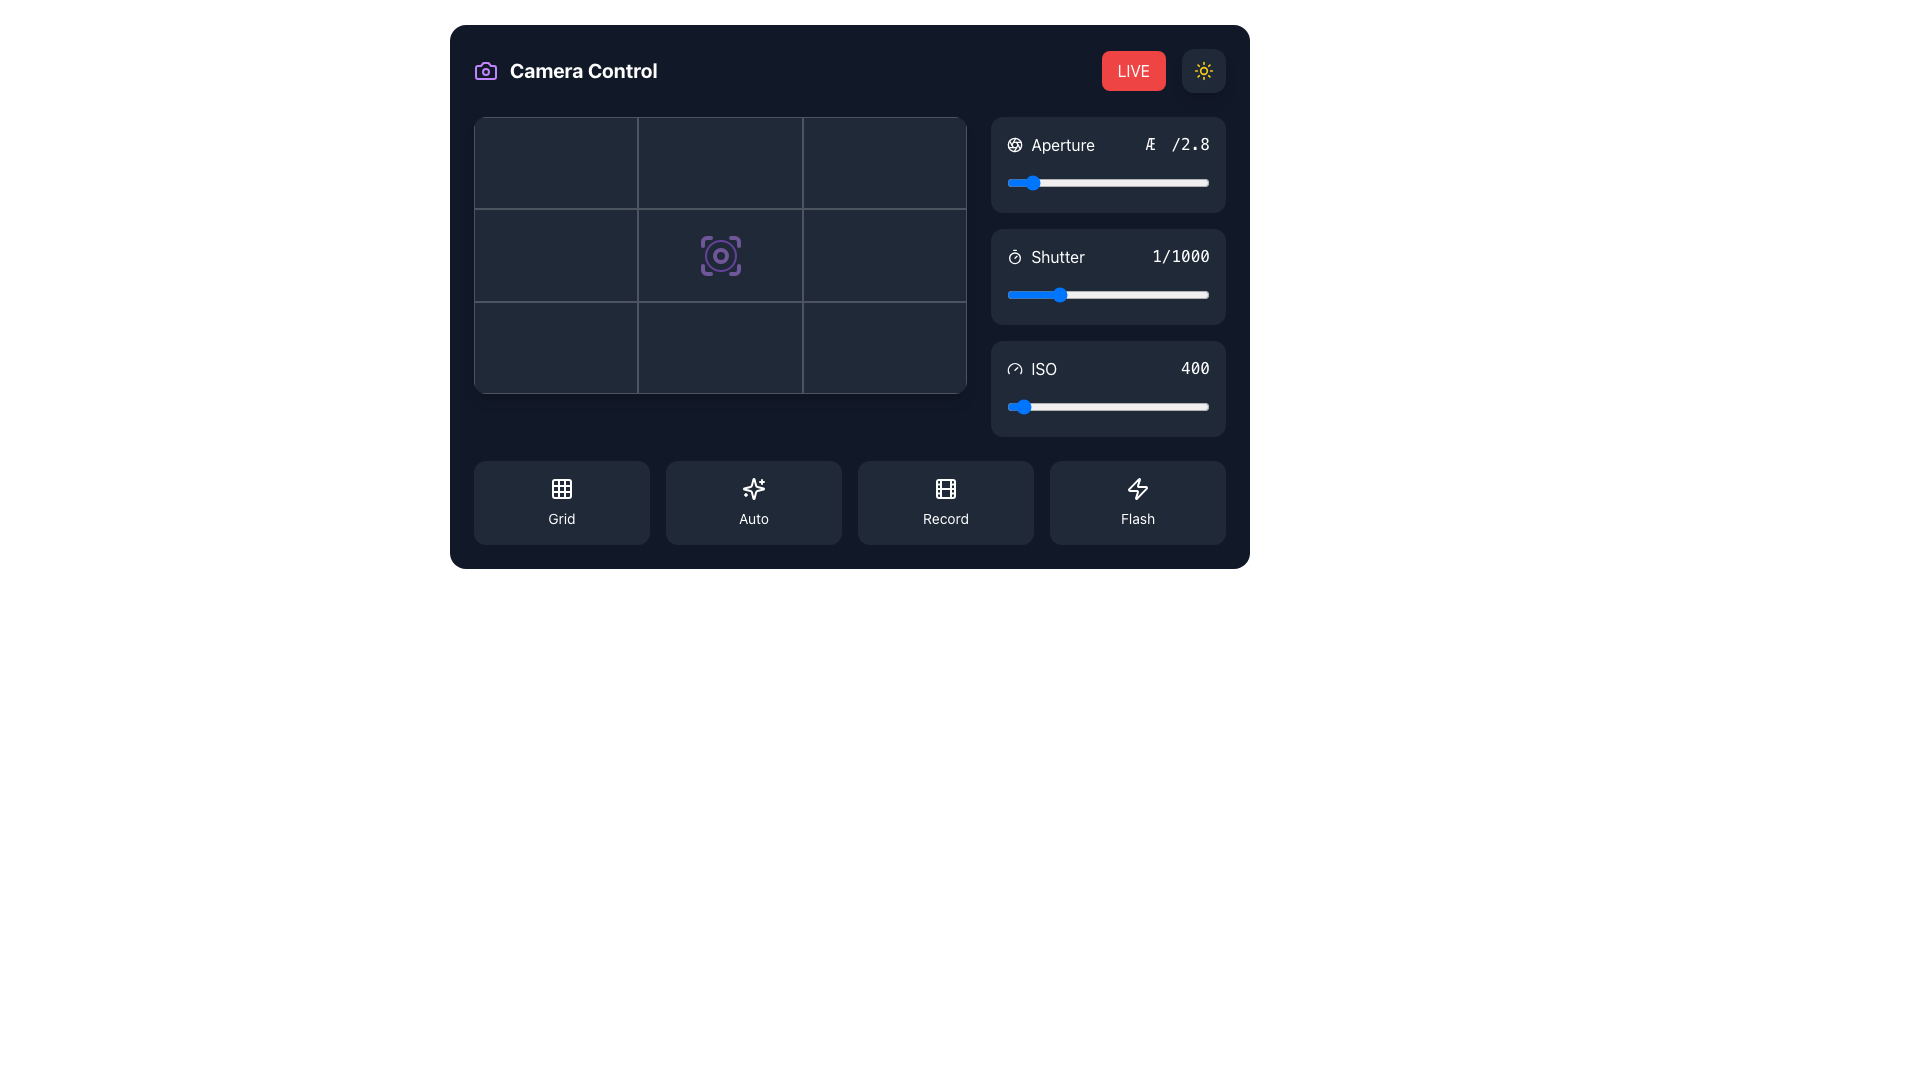  I want to click on the bottom-right grid cell of the 3x3 layout, so click(884, 347).